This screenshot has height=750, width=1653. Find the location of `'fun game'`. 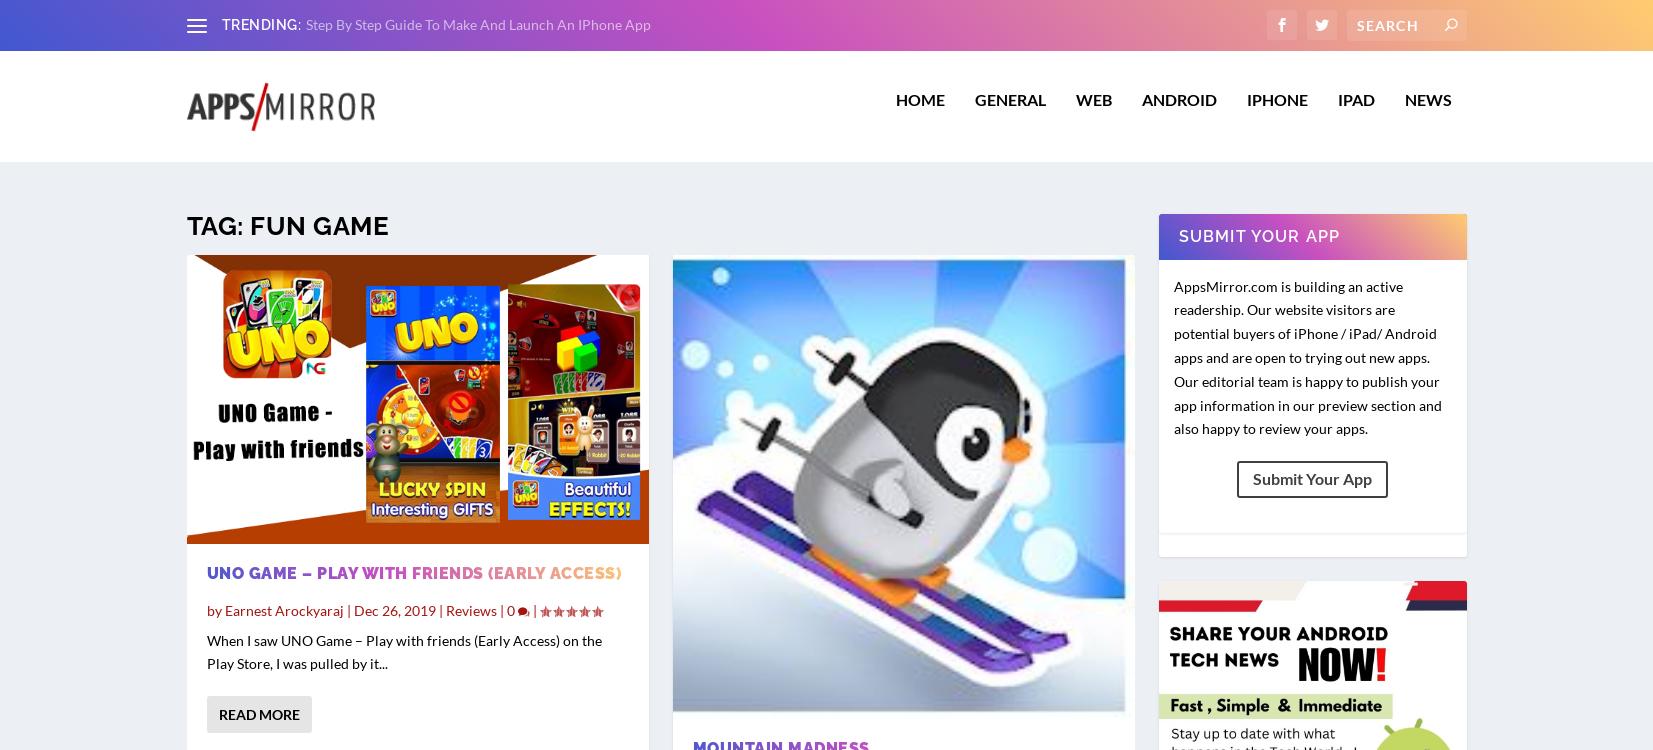

'fun game' is located at coordinates (318, 211).